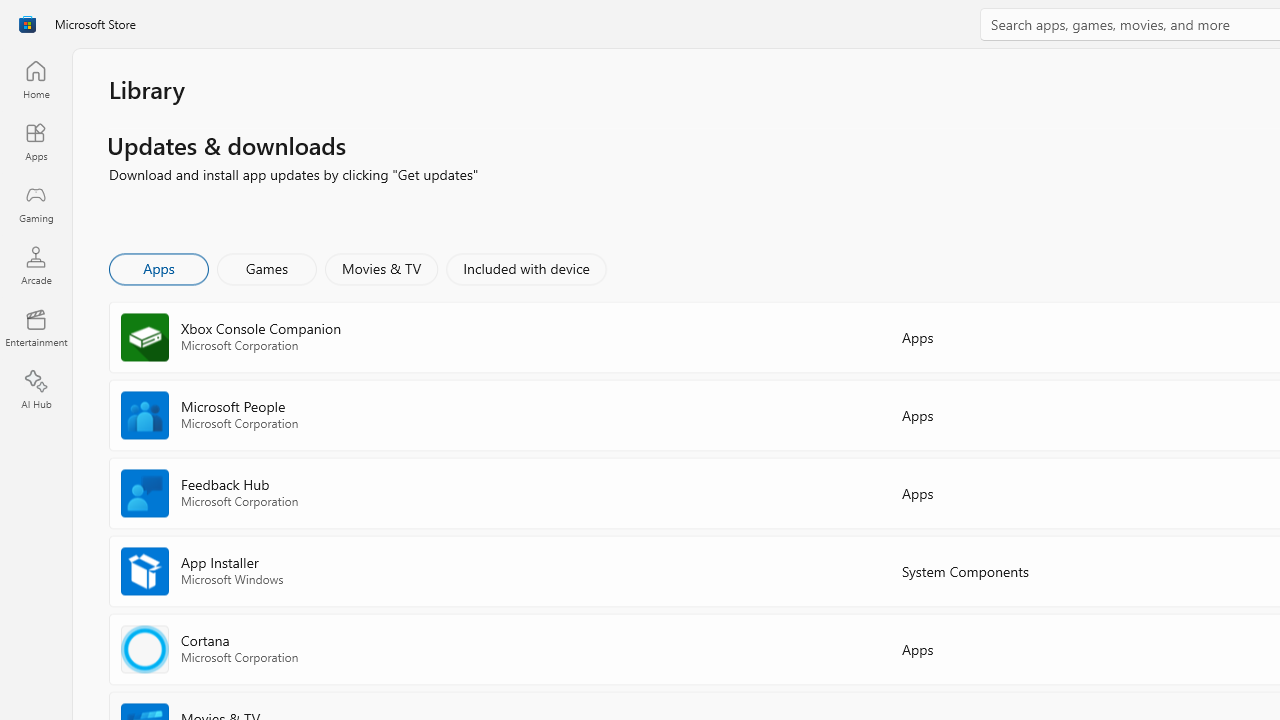 The width and height of the screenshot is (1280, 720). Describe the element at coordinates (35, 326) in the screenshot. I see `'Entertainment'` at that location.